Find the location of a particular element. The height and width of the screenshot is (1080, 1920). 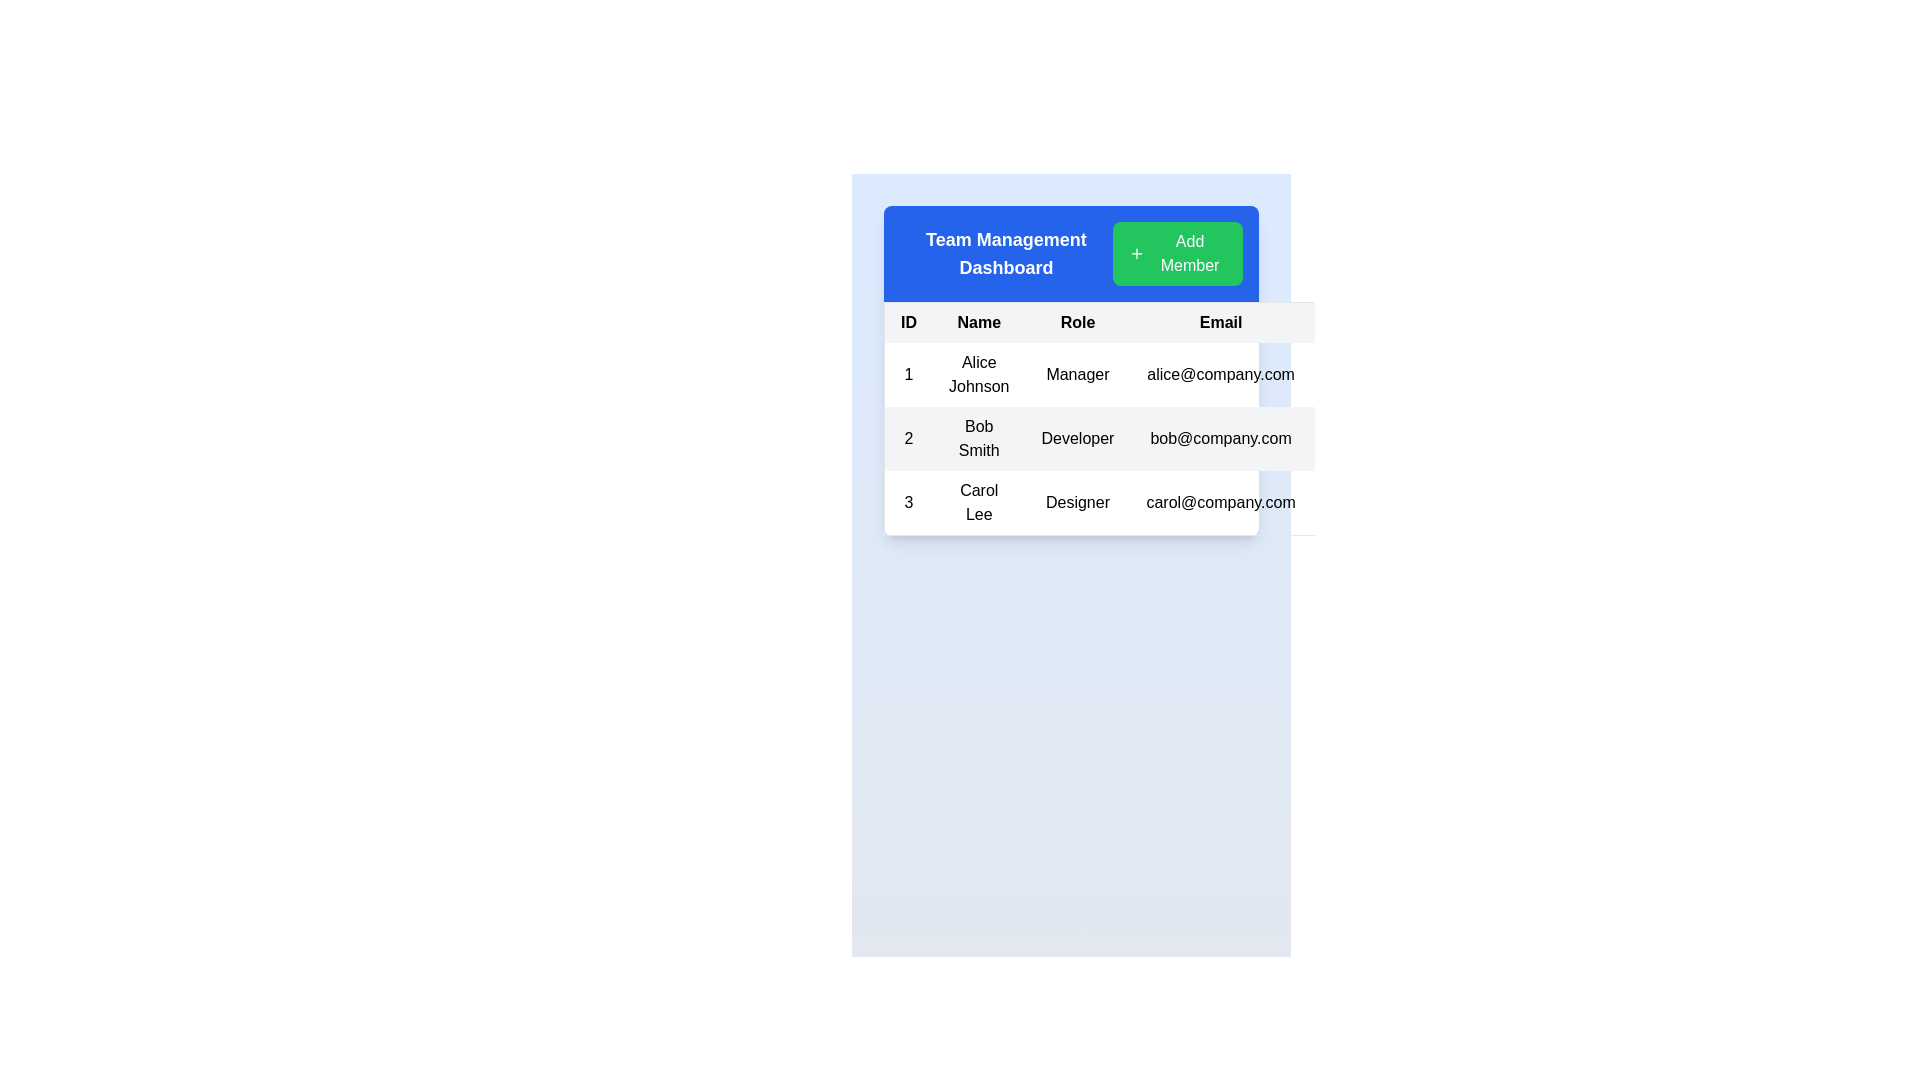

the second row in the team members table is located at coordinates (1192, 438).